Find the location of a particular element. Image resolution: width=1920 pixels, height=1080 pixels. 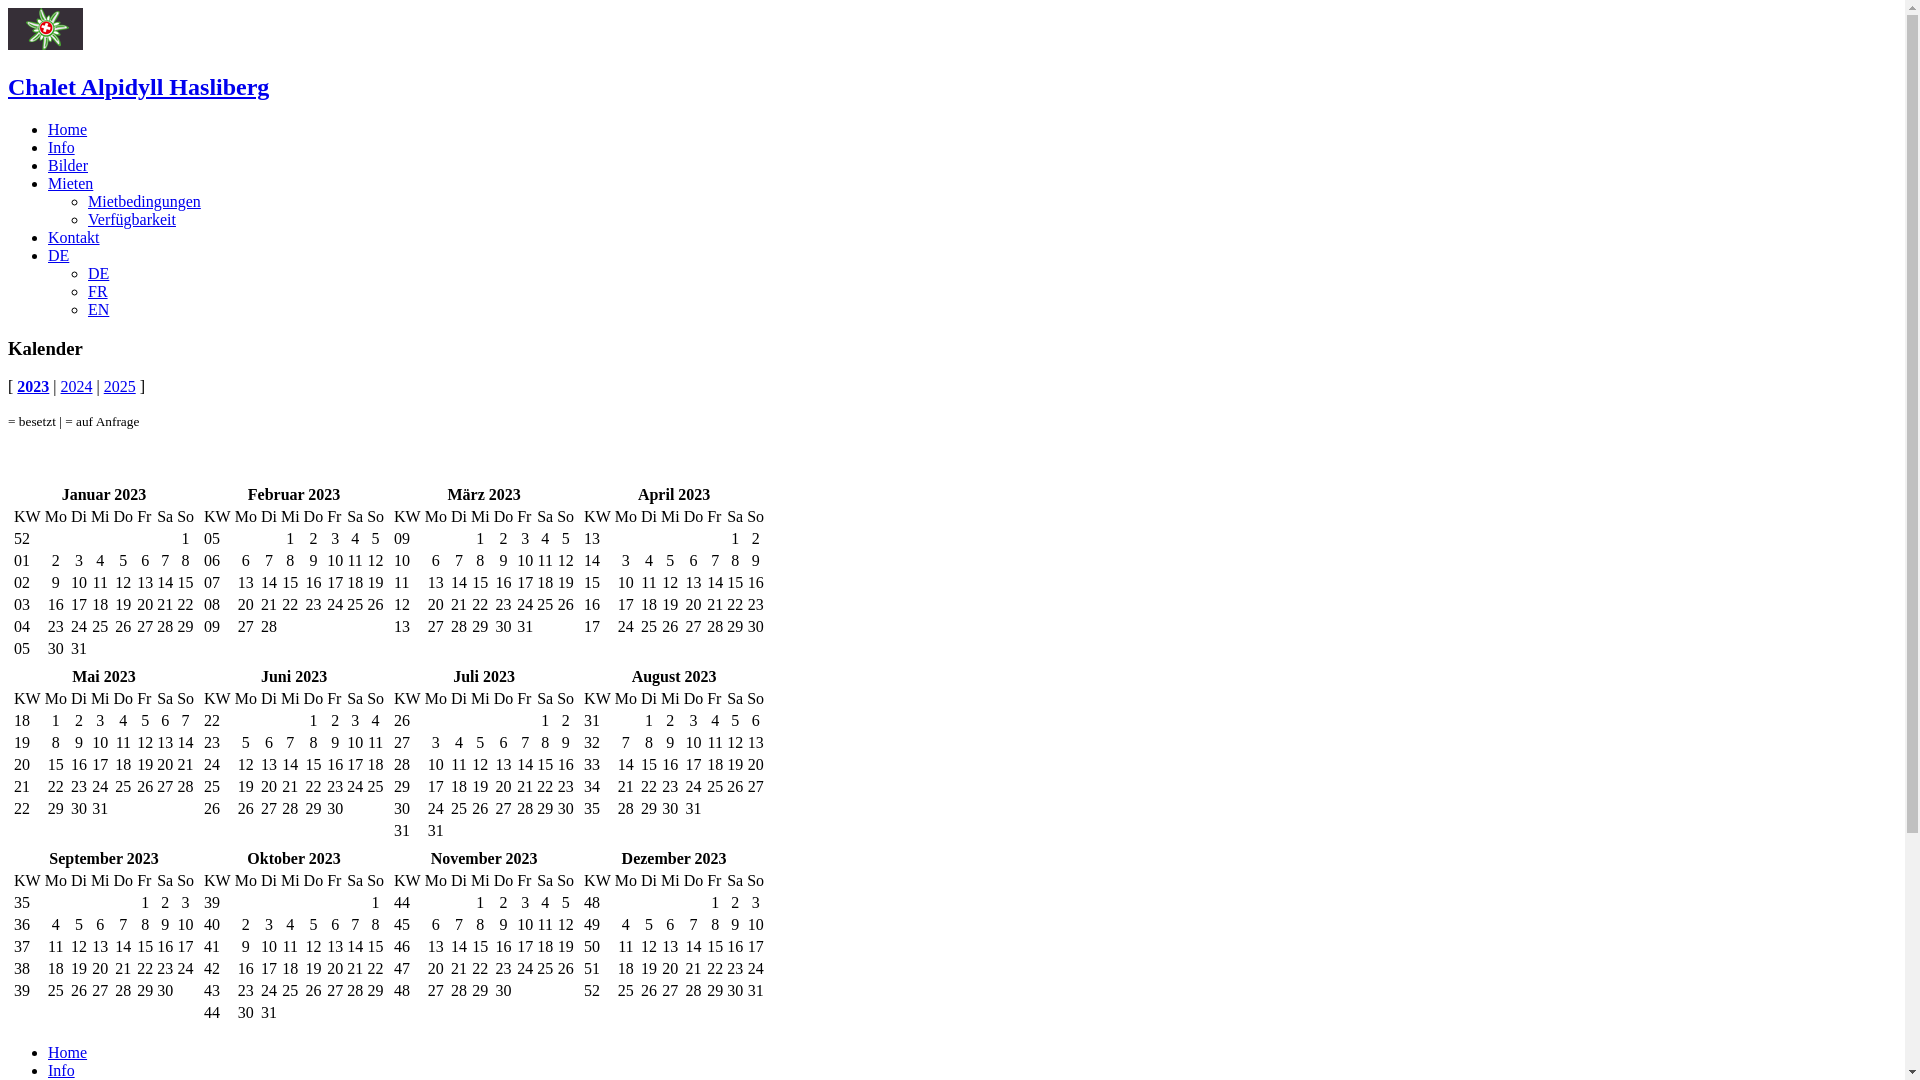

'2025' is located at coordinates (119, 386).